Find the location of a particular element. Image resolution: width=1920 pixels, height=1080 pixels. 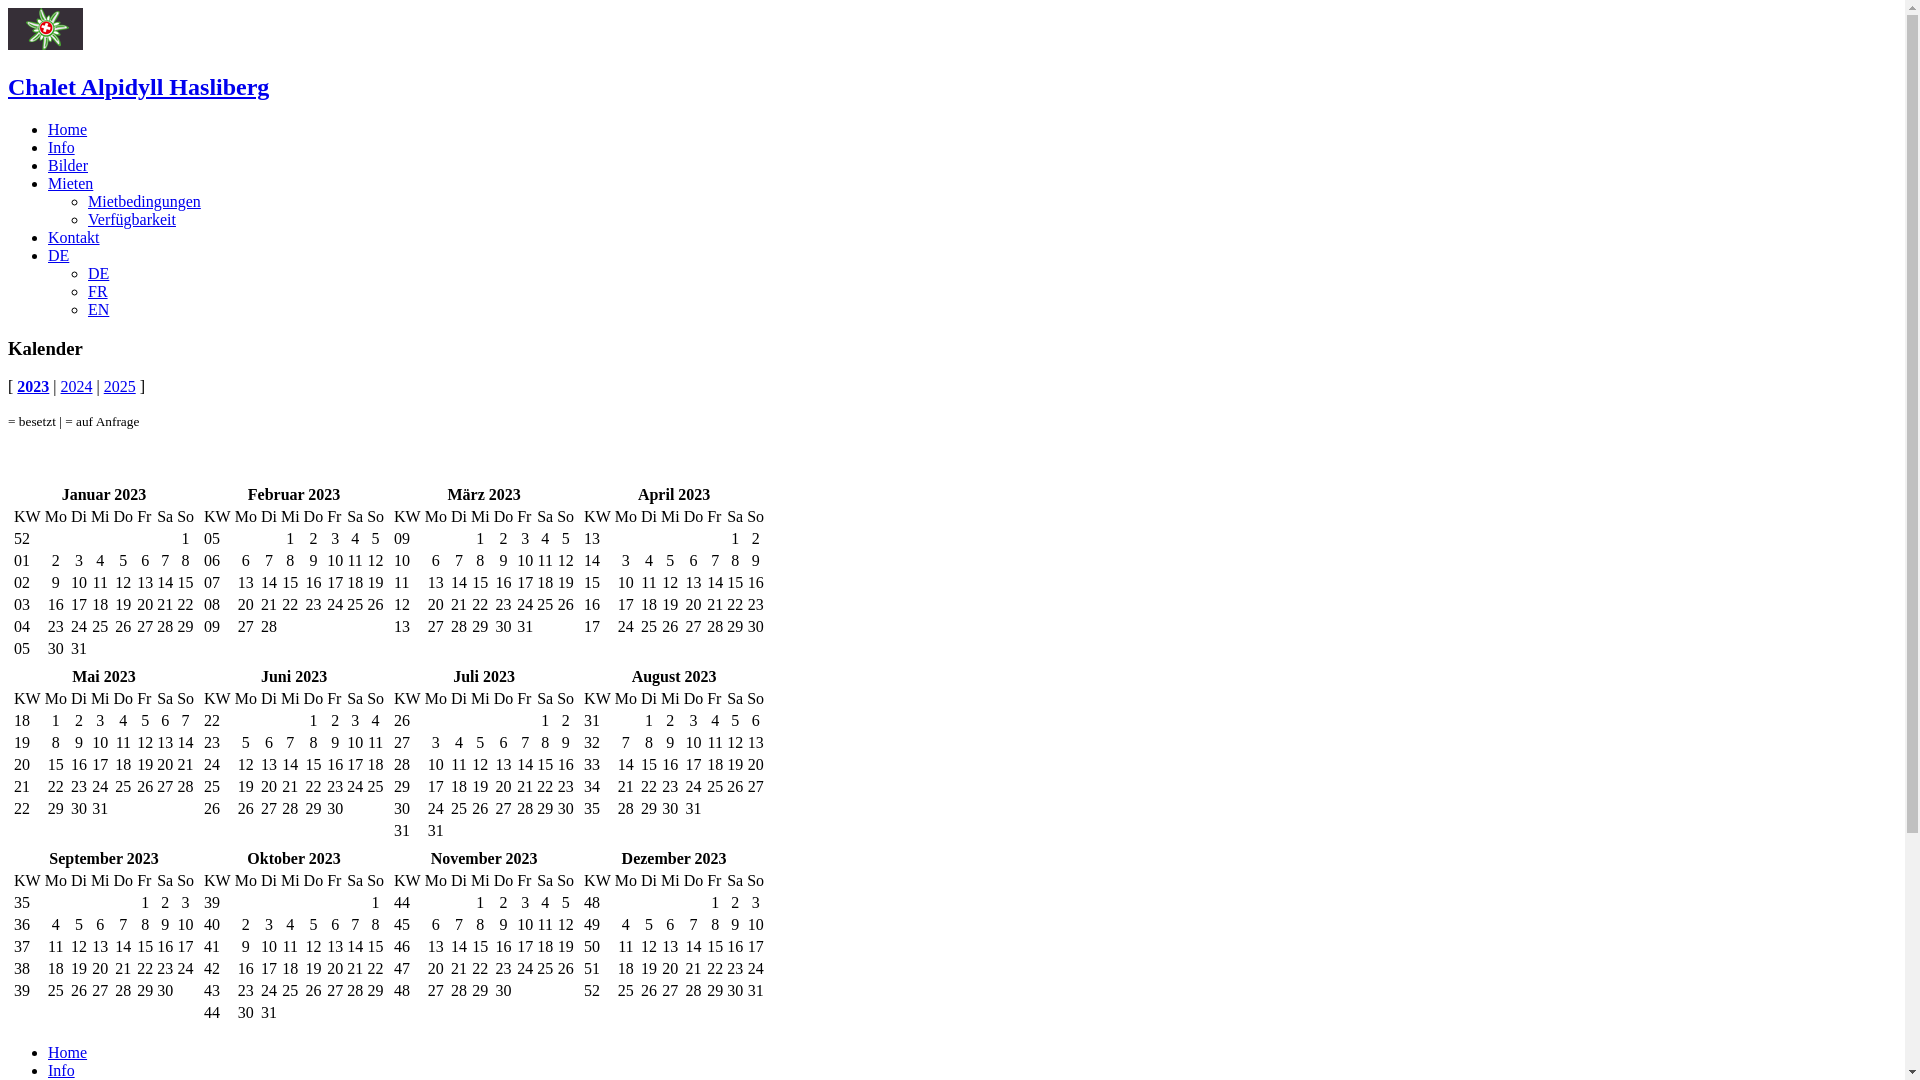

'2025' is located at coordinates (119, 386).